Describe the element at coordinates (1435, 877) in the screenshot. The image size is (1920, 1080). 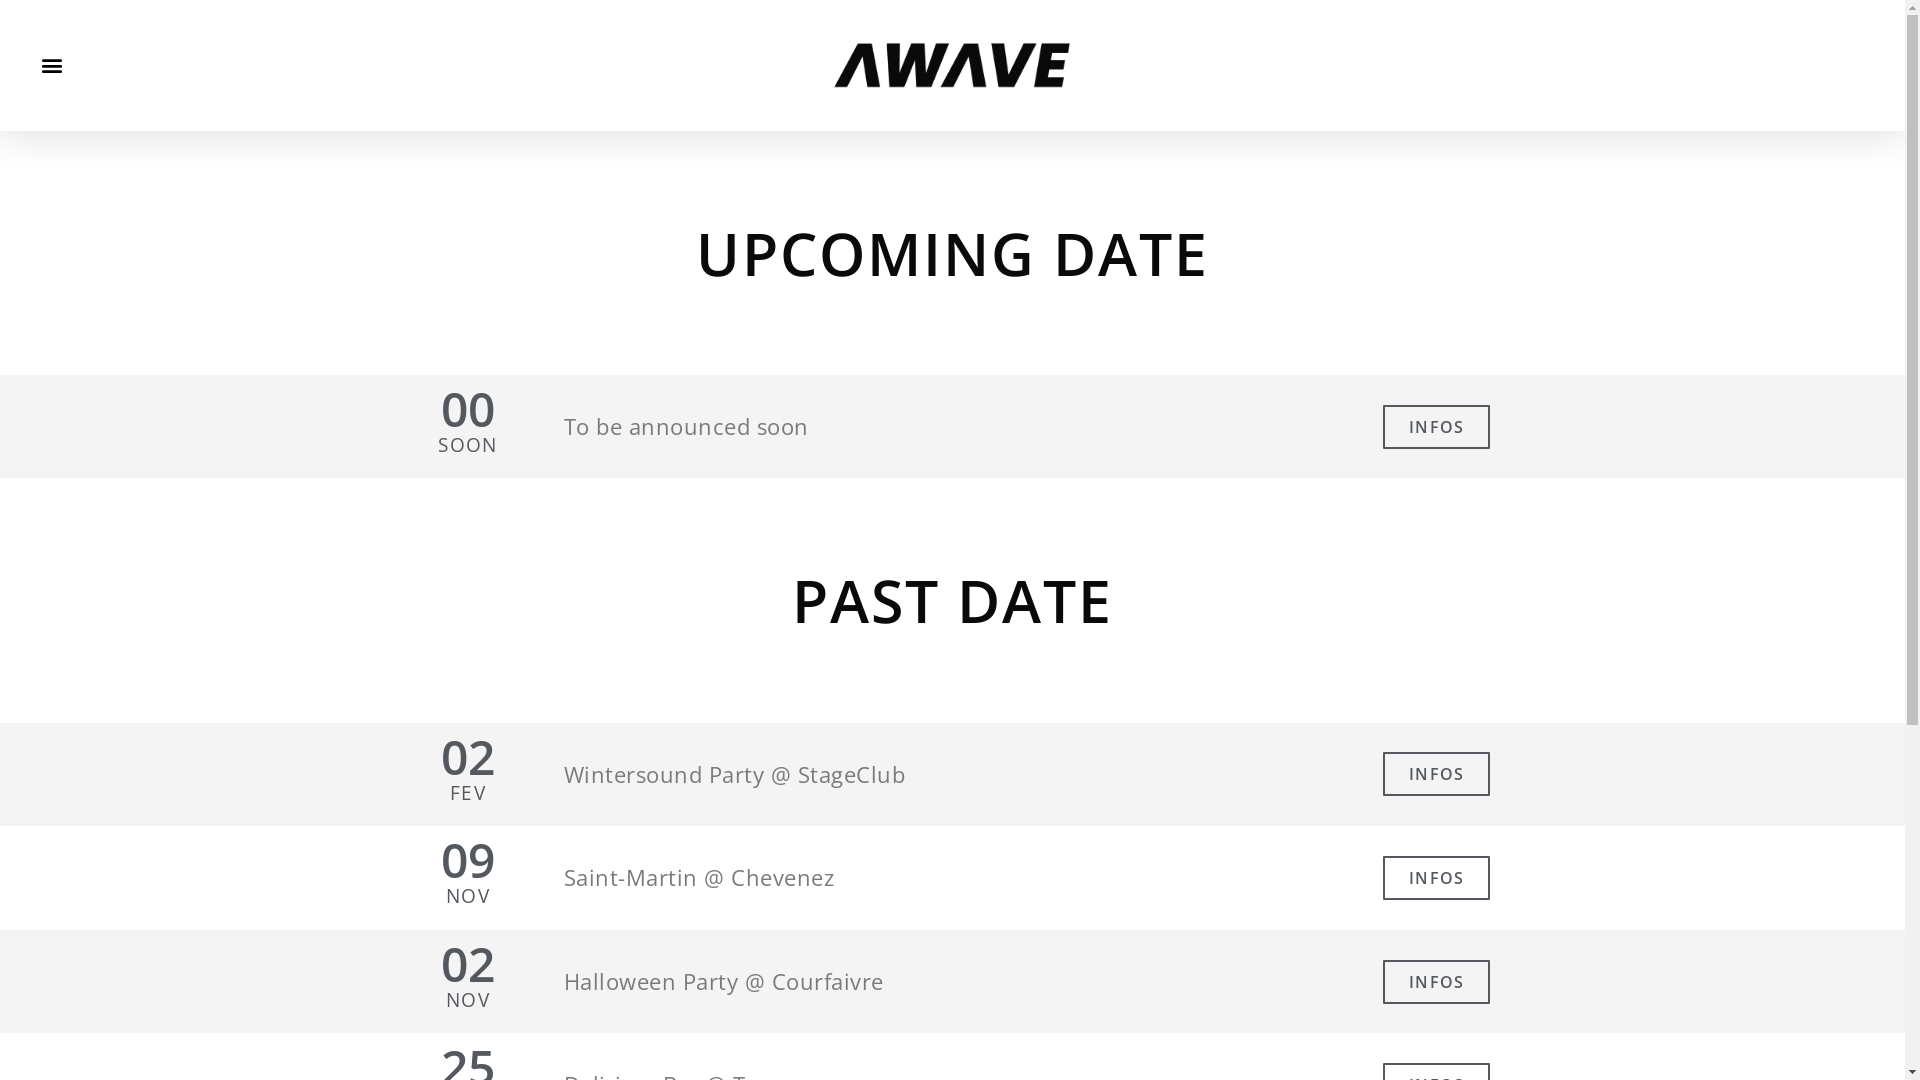
I see `'INFOS'` at that location.